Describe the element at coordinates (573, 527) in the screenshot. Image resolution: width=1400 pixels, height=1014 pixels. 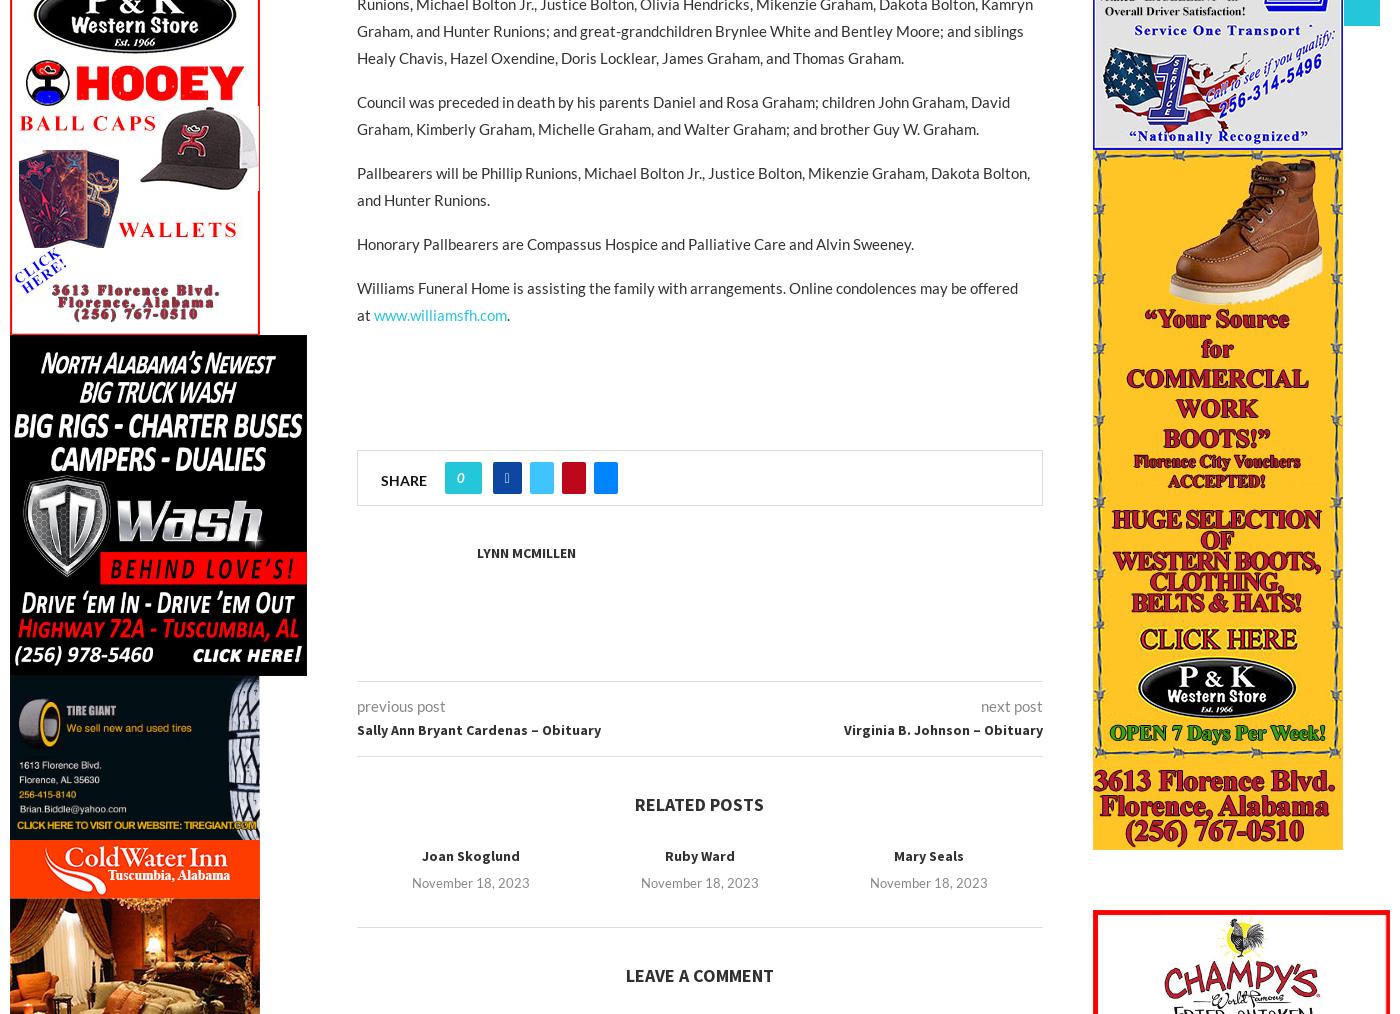
I see `'Pinterest'` at that location.